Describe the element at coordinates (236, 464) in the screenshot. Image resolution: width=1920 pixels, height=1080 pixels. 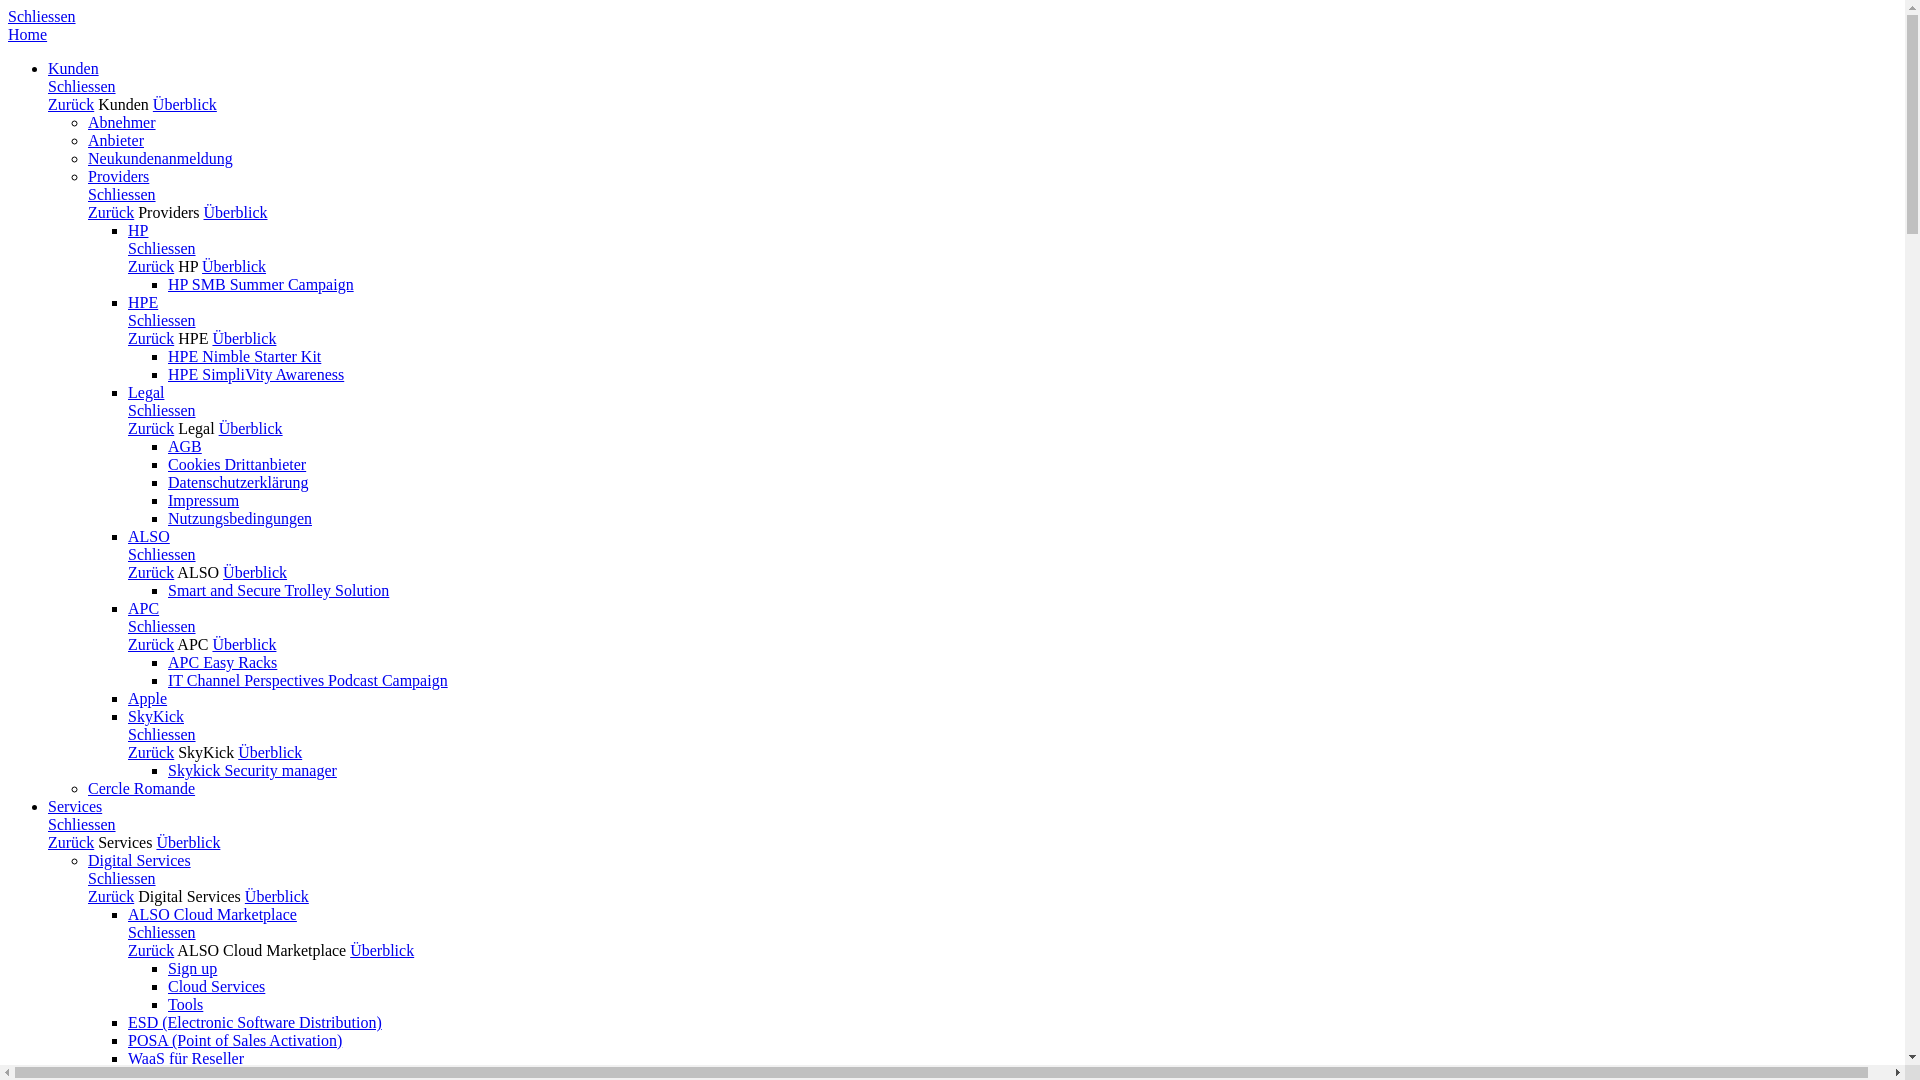
I see `'Cookies Drittanbieter'` at that location.